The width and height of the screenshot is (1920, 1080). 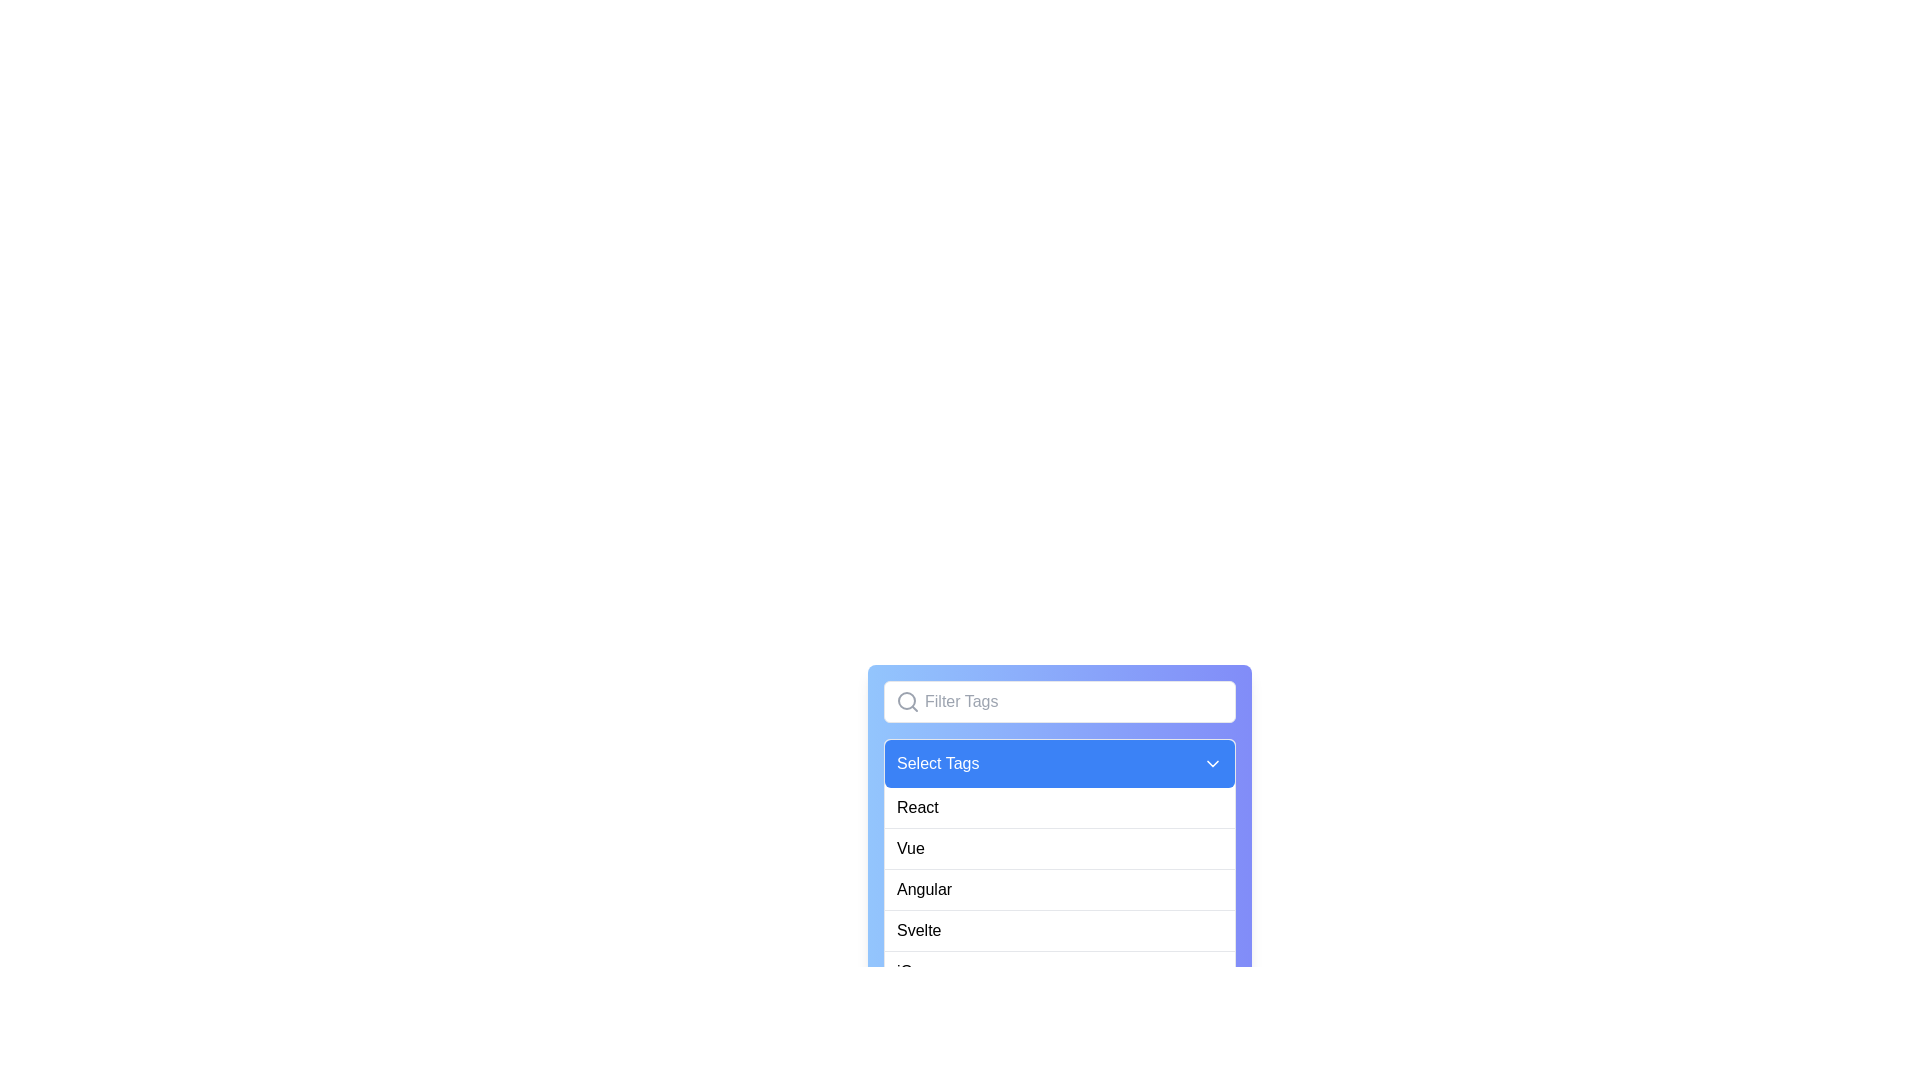 I want to click on the search icon located on the left side of the 'Filter Tags' input field, indicating its functionality for filtering or searching tags, so click(x=906, y=701).